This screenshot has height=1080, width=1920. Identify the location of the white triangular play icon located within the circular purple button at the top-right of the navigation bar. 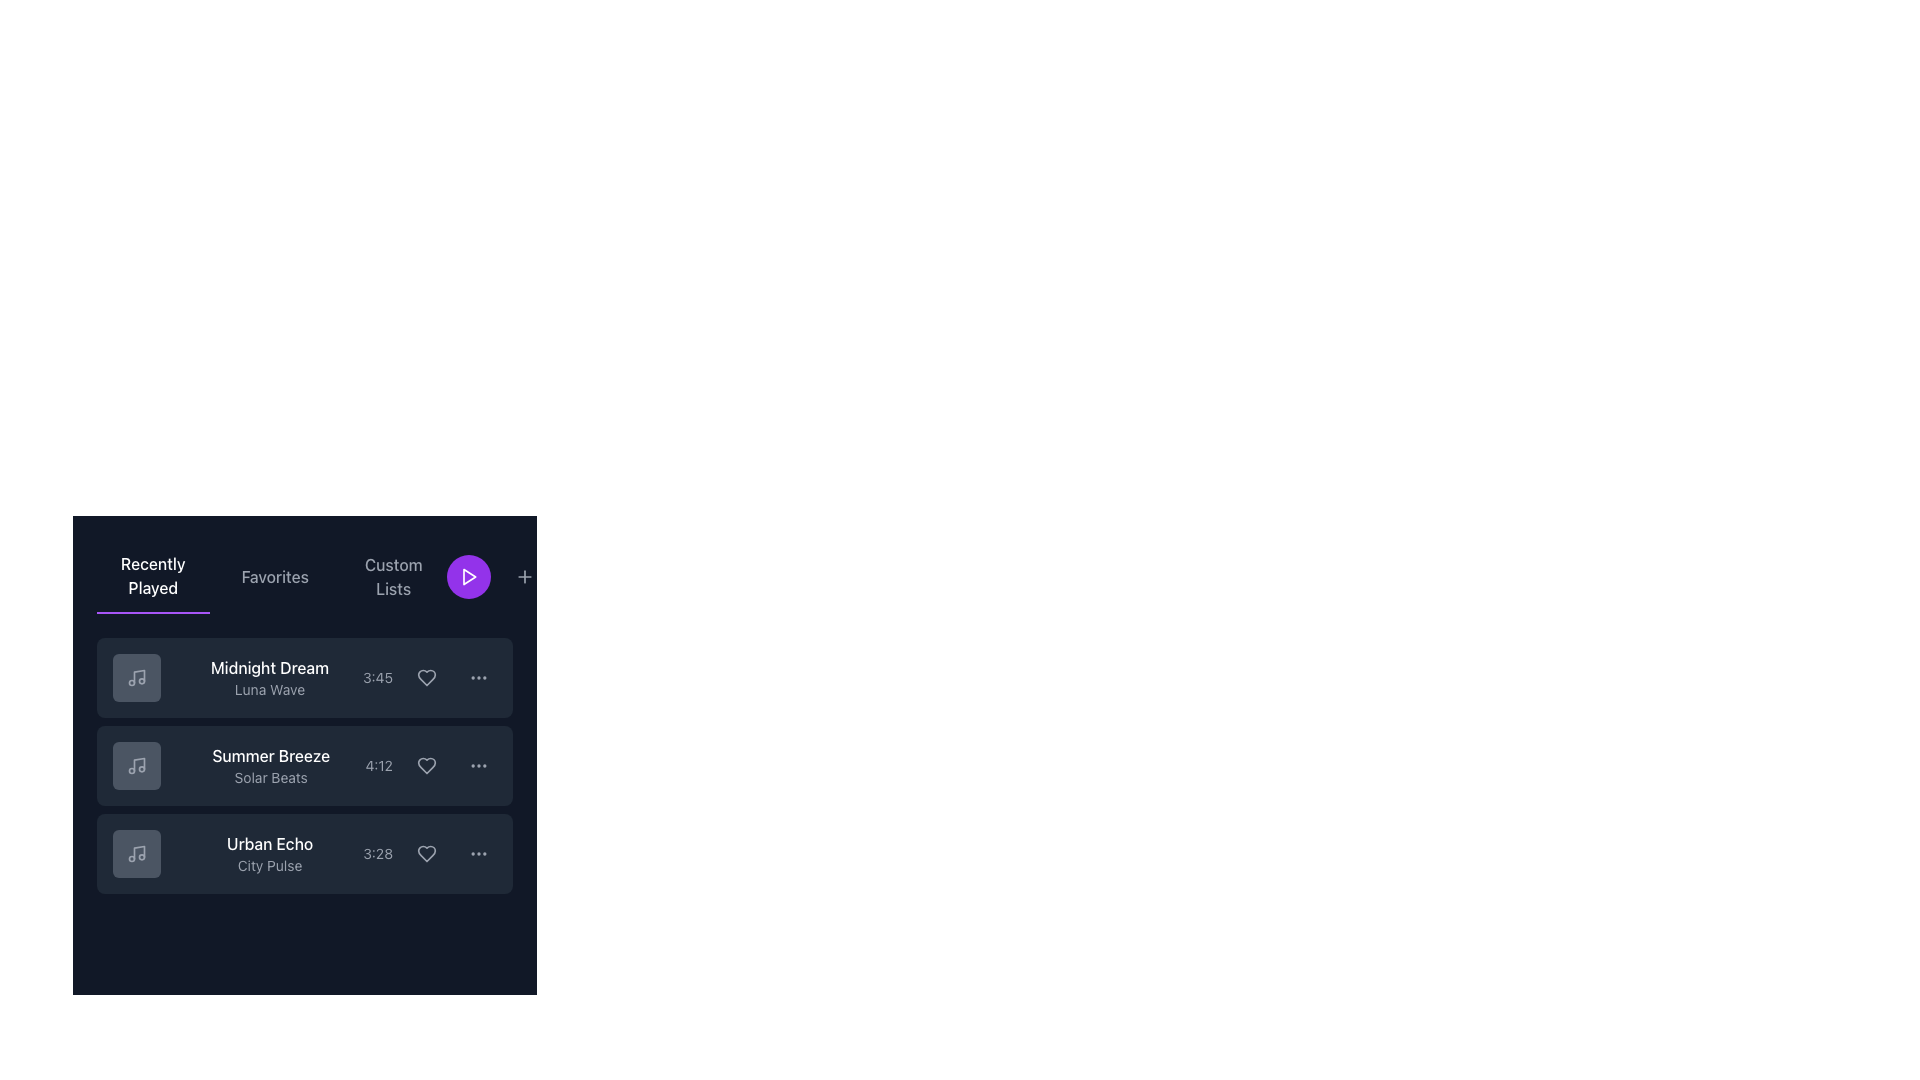
(467, 577).